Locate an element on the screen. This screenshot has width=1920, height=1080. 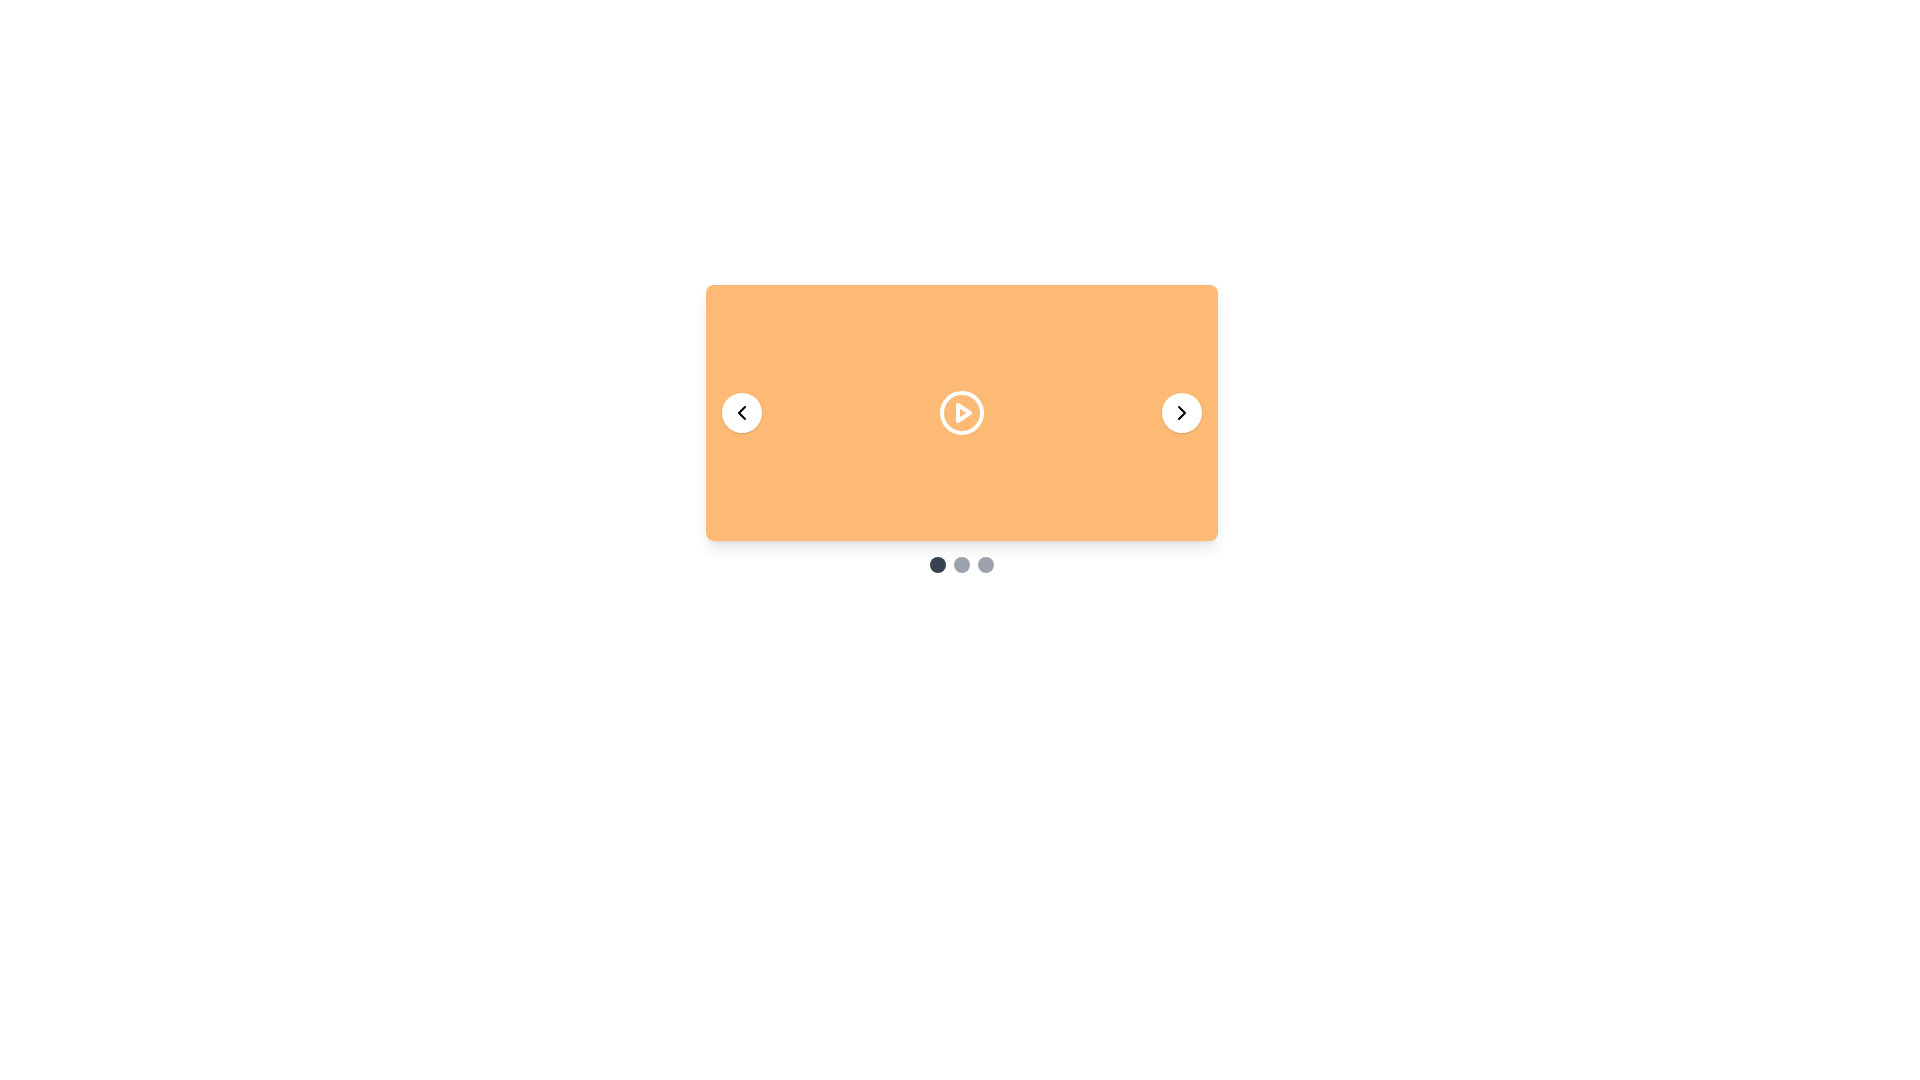
the second circular indicator of the Carousel, which is gray and located in the middle of three horizontally arranged indicators below the main content area is located at coordinates (961, 564).